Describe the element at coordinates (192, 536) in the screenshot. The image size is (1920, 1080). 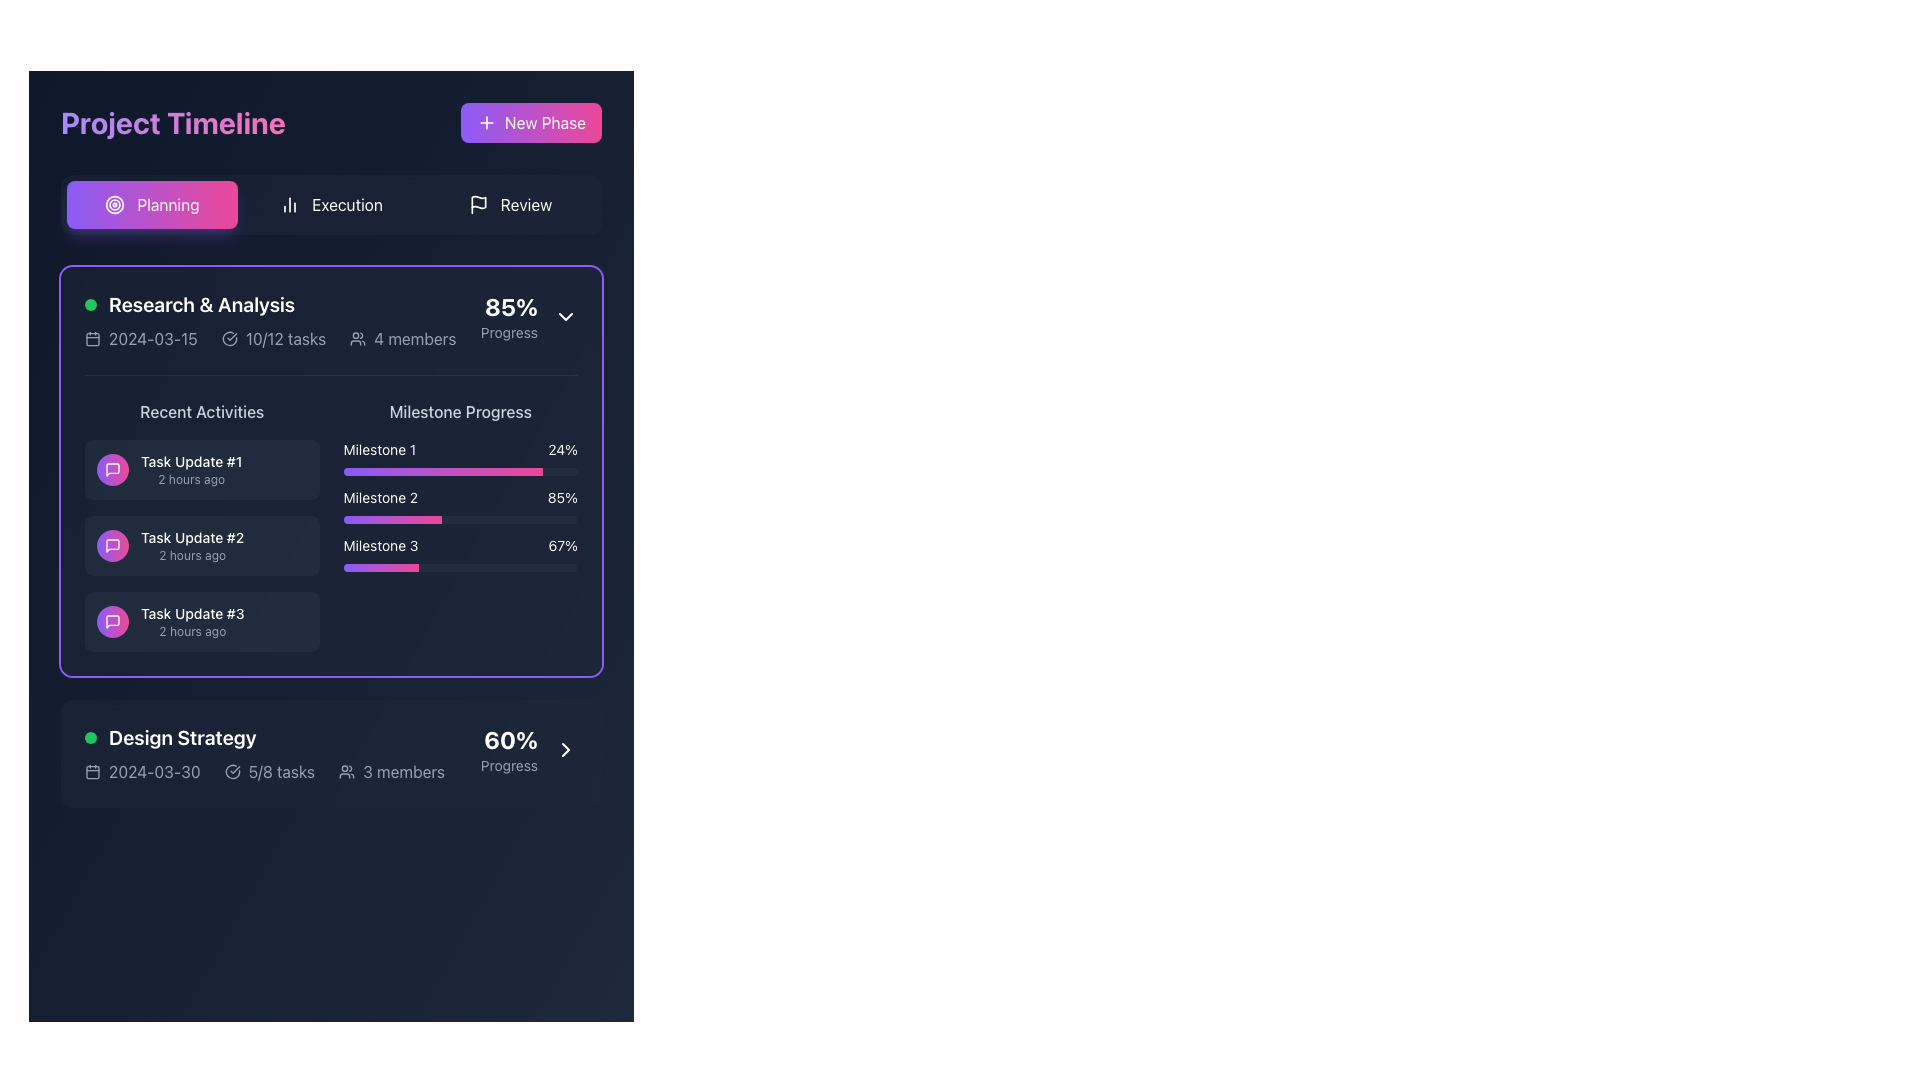
I see `the text label 'Task Update #2' located in the 'Recent Activities' section under 'Research & Analysis' in the project timeline interface` at that location.